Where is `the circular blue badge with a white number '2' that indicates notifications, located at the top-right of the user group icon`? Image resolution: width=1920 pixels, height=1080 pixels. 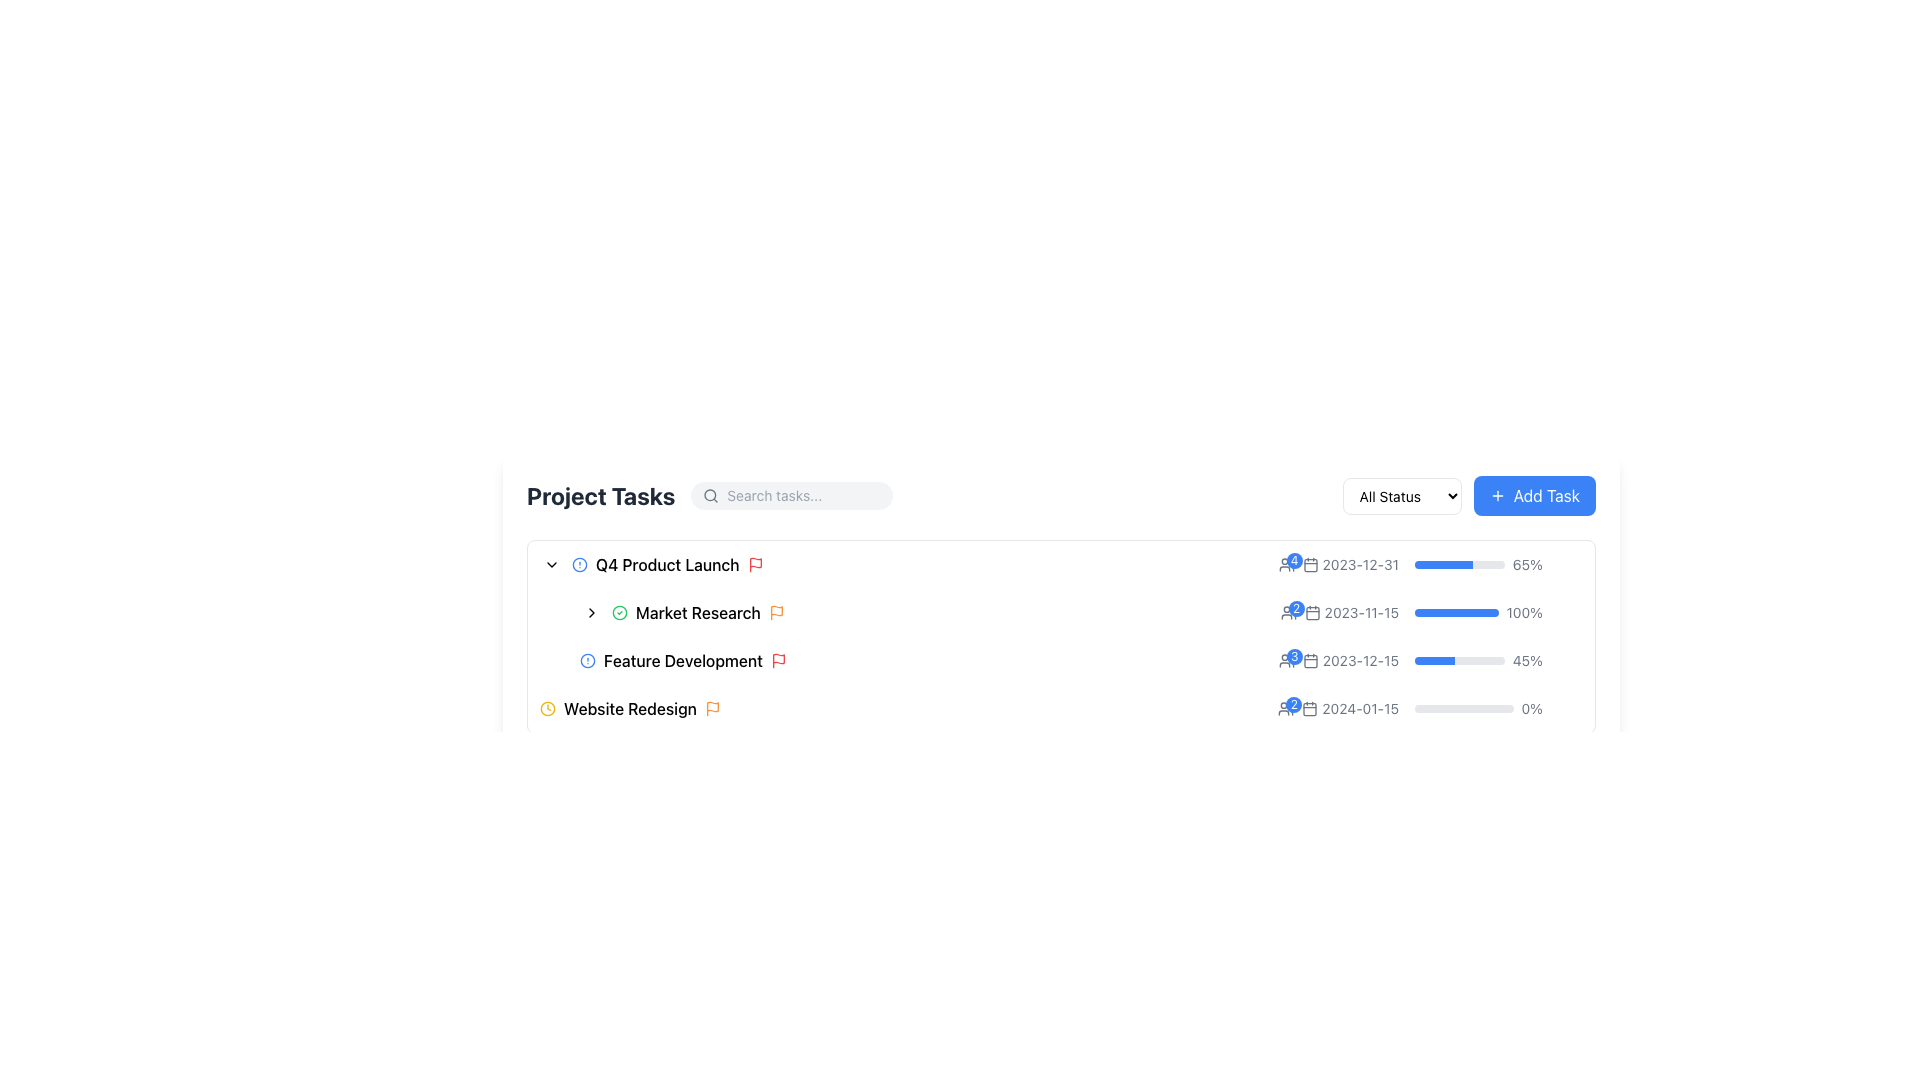 the circular blue badge with a white number '2' that indicates notifications, located at the top-right of the user group icon is located at coordinates (1294, 704).